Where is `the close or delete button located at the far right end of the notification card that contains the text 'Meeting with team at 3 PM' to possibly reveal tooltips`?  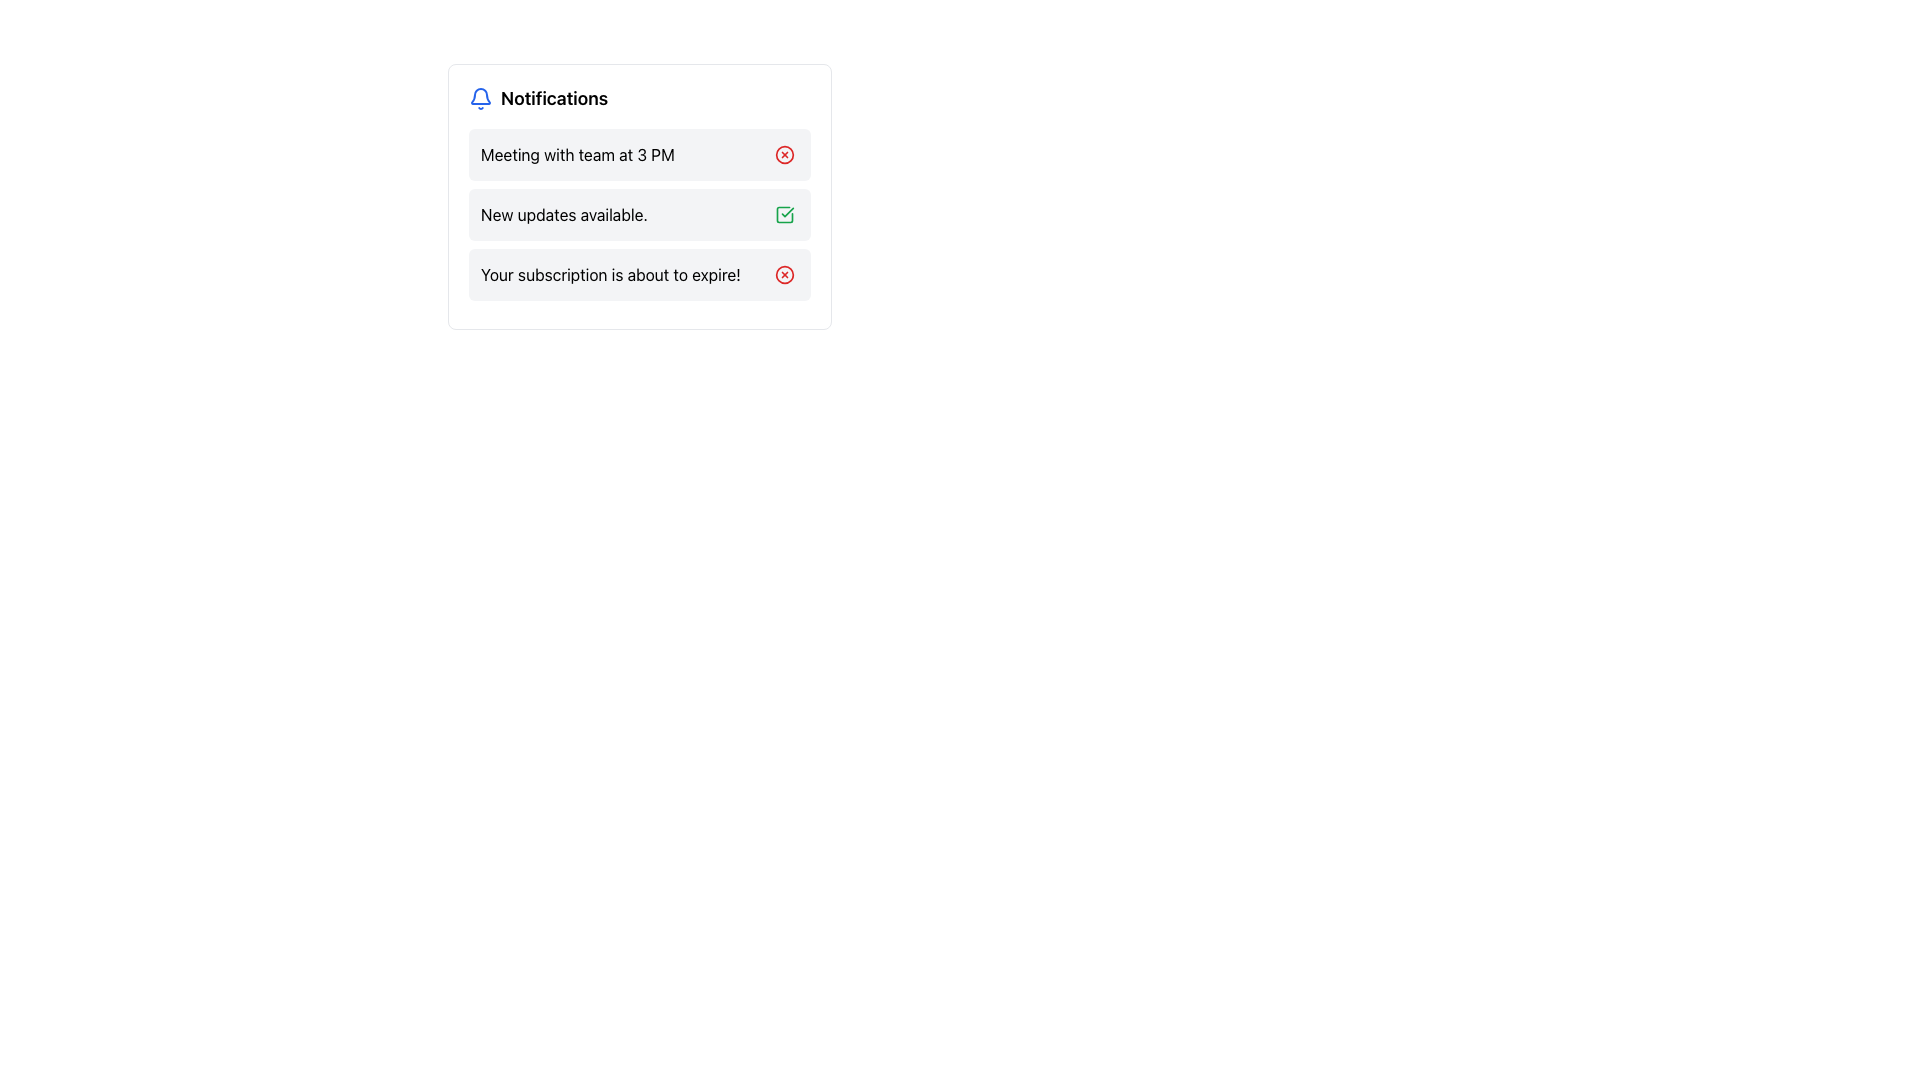
the close or delete button located at the far right end of the notification card that contains the text 'Meeting with team at 3 PM' to possibly reveal tooltips is located at coordinates (784, 153).